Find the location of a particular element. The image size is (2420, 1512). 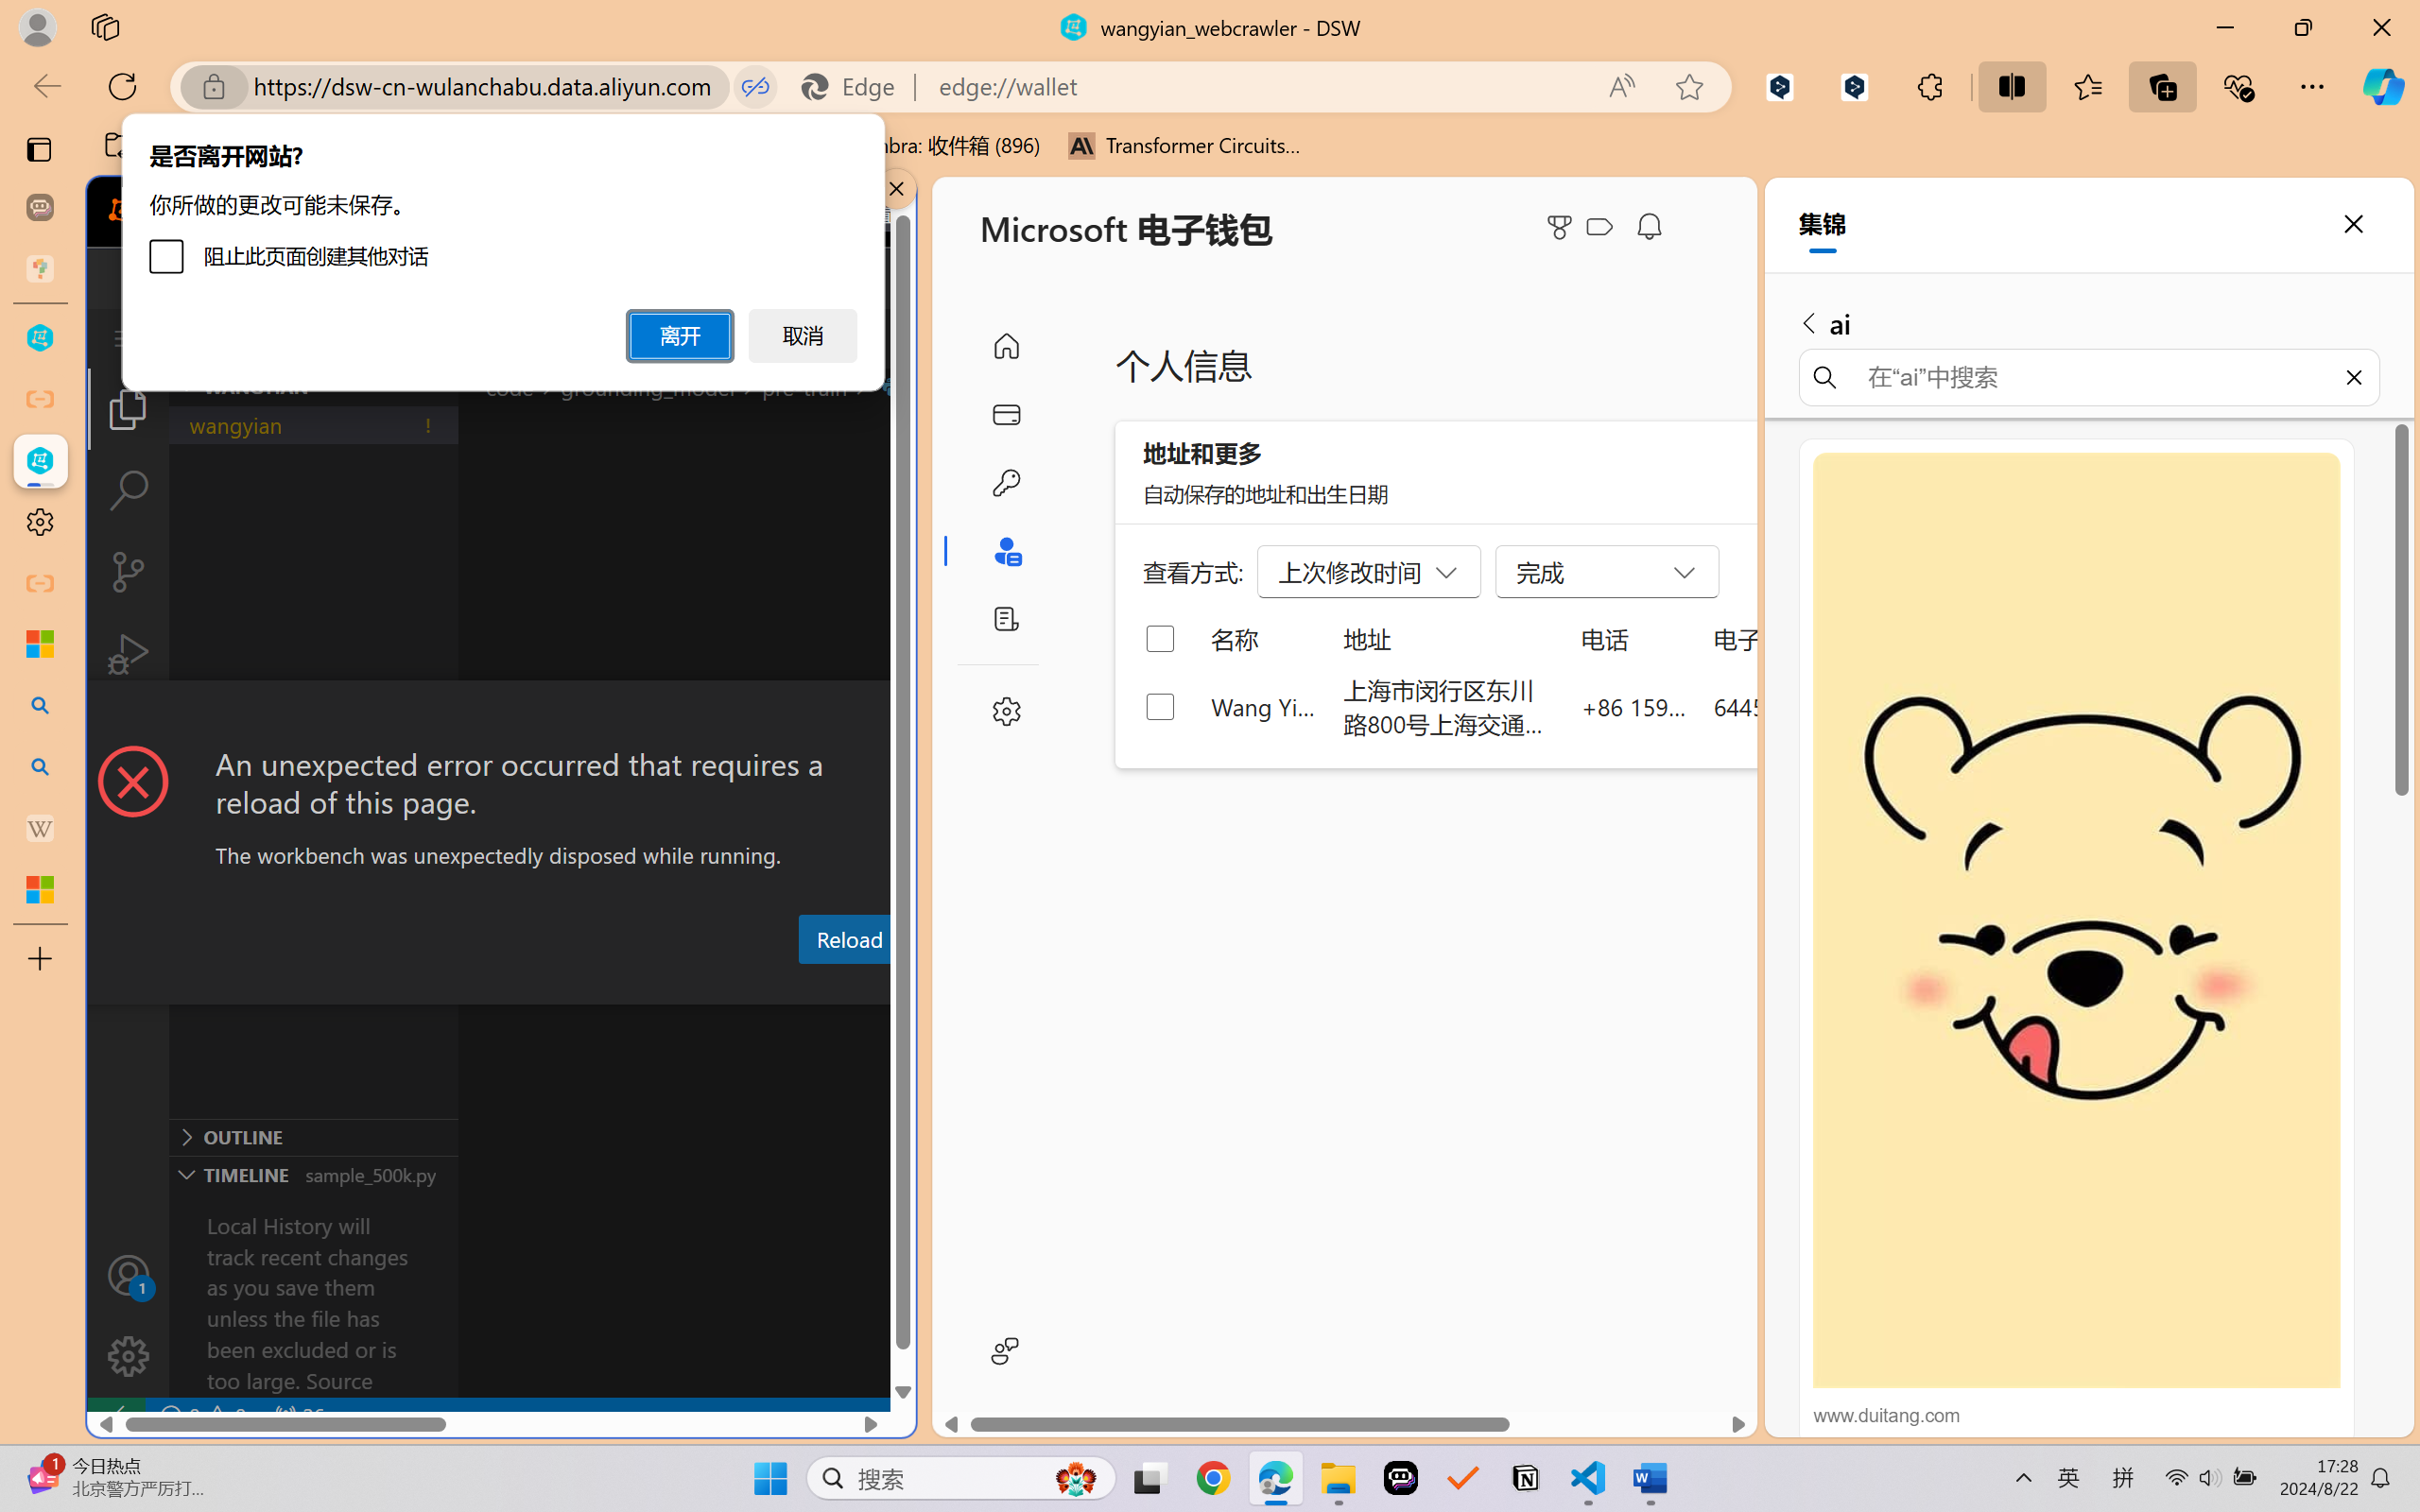

'Microsoft Rewards' is located at coordinates (1563, 227).